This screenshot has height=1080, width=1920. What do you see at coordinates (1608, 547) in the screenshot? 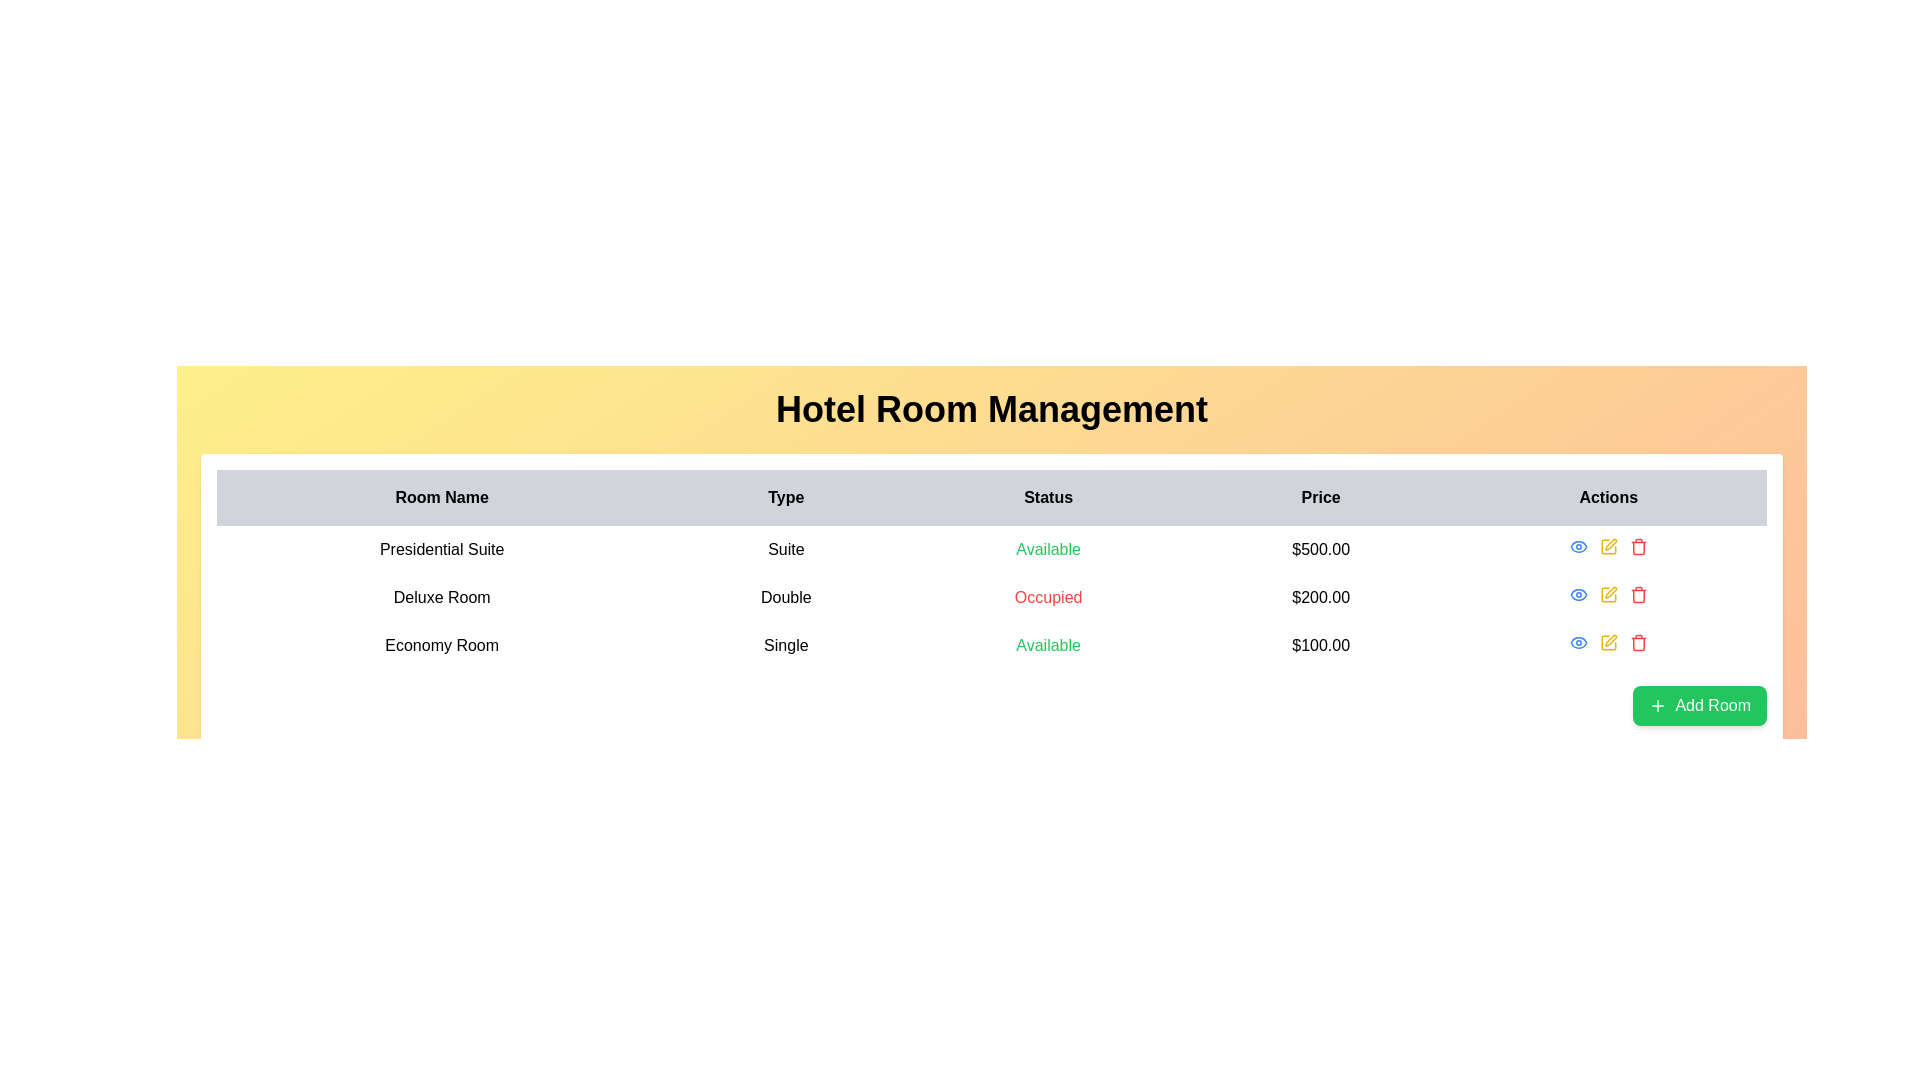
I see `the edit button located in the 'Actions' column of the first row in the table, which is the second action icon between the blue eye icon and the red trash can icon` at bounding box center [1608, 547].